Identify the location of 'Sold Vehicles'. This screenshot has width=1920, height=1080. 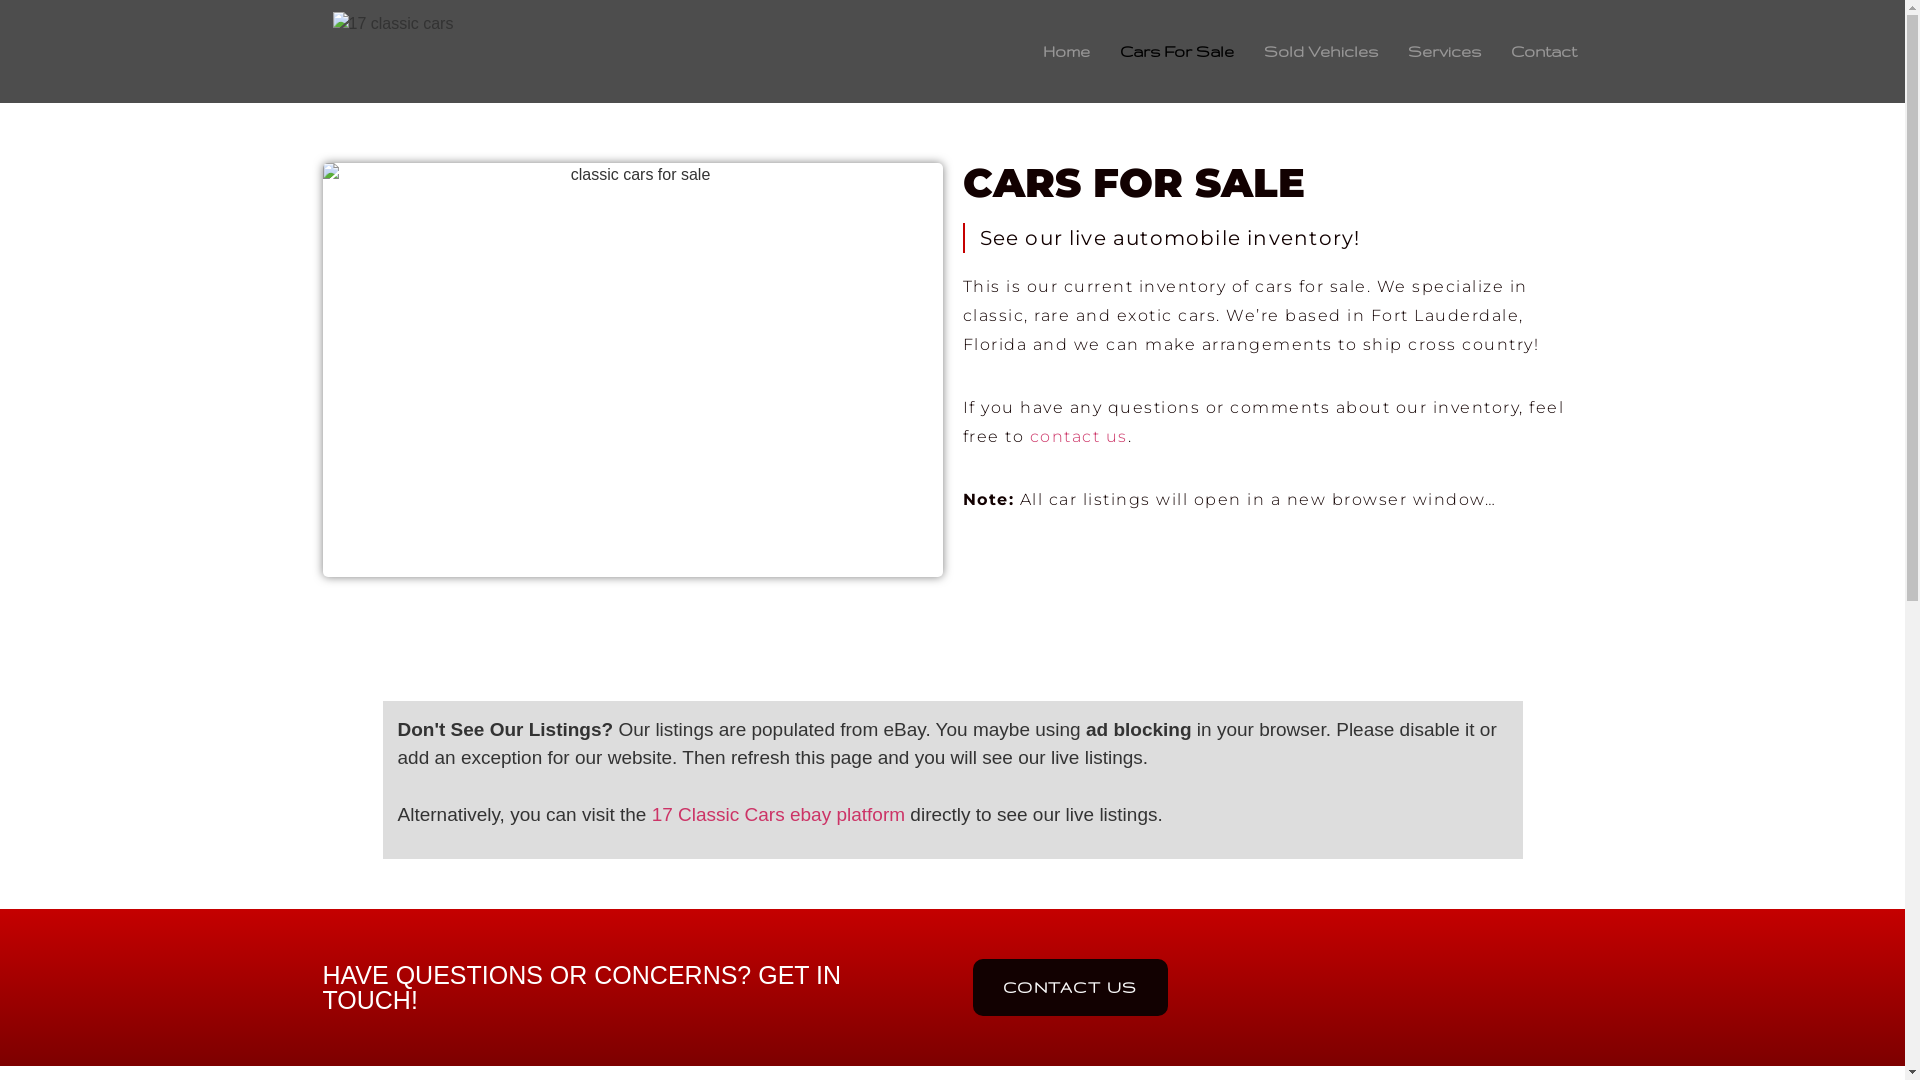
(1320, 50).